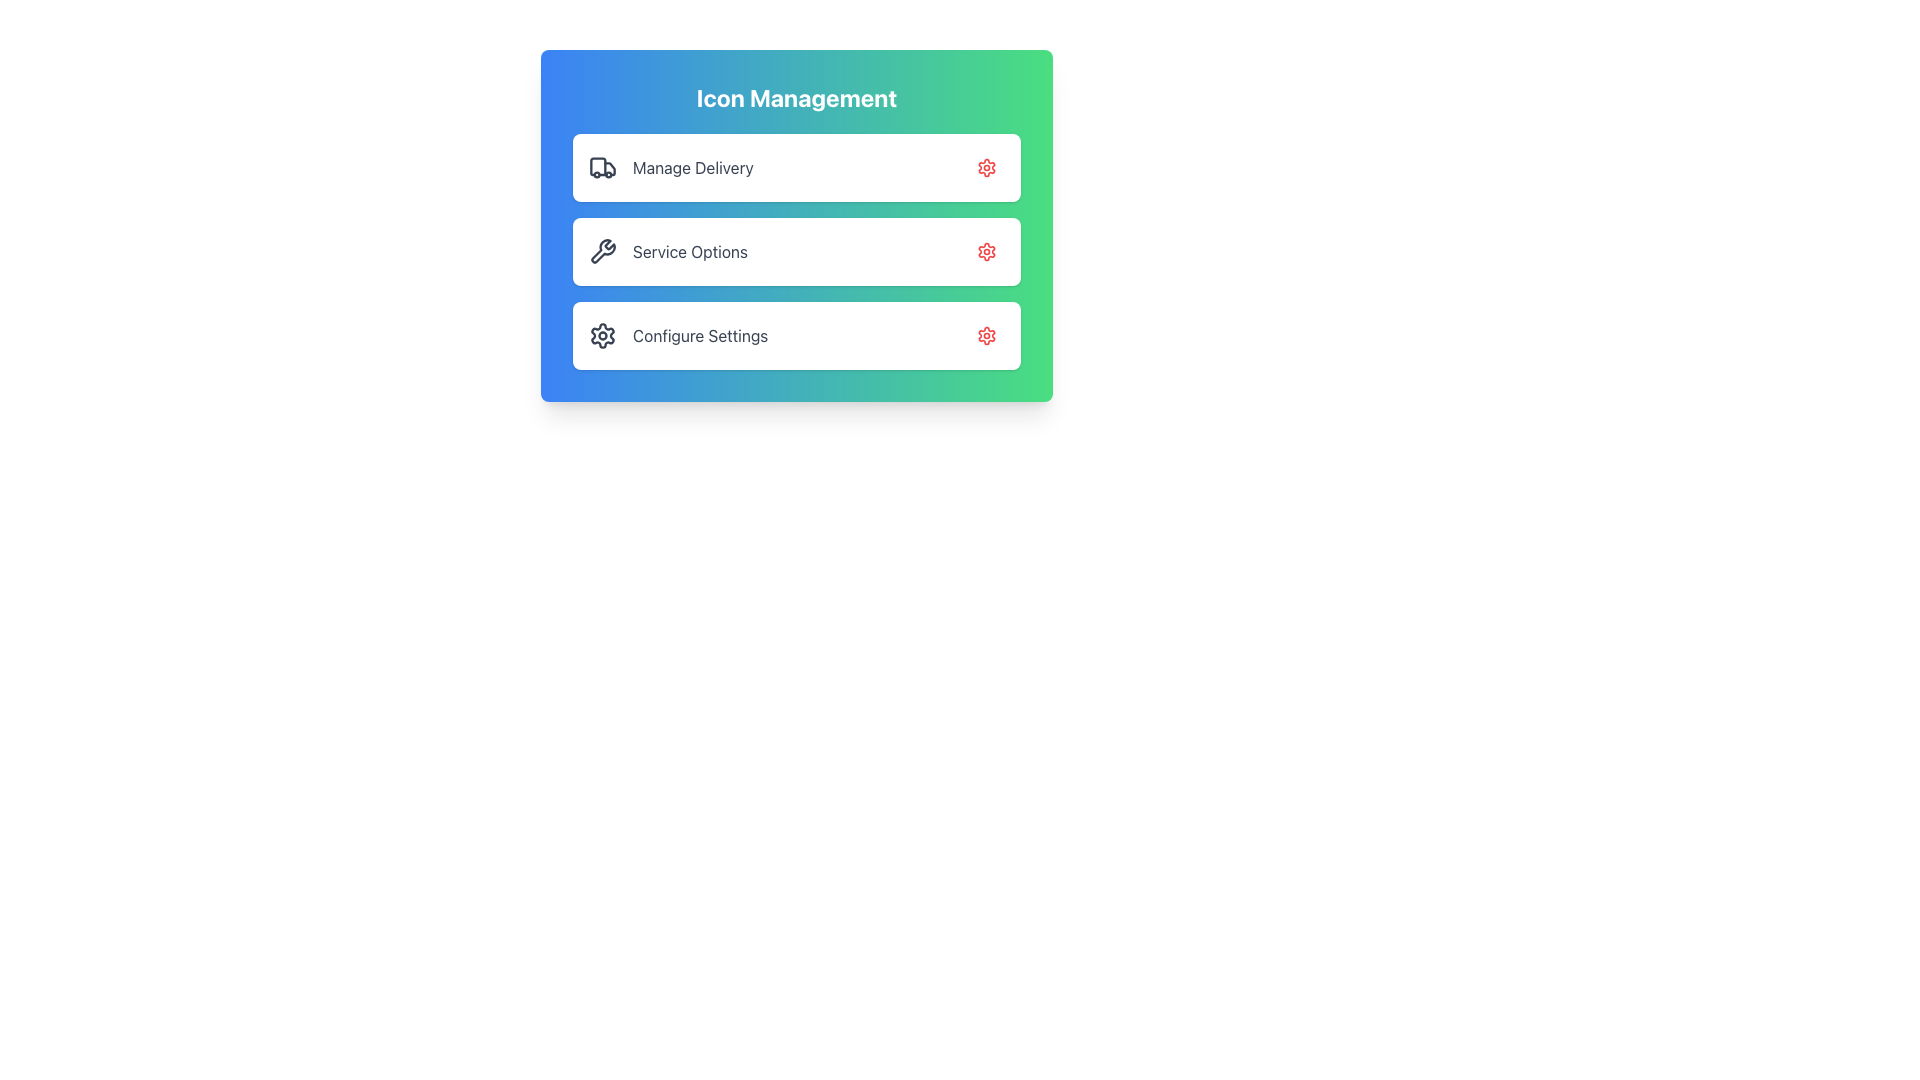 This screenshot has height=1080, width=1920. Describe the element at coordinates (987, 250) in the screenshot. I see `the settings icon located` at that location.